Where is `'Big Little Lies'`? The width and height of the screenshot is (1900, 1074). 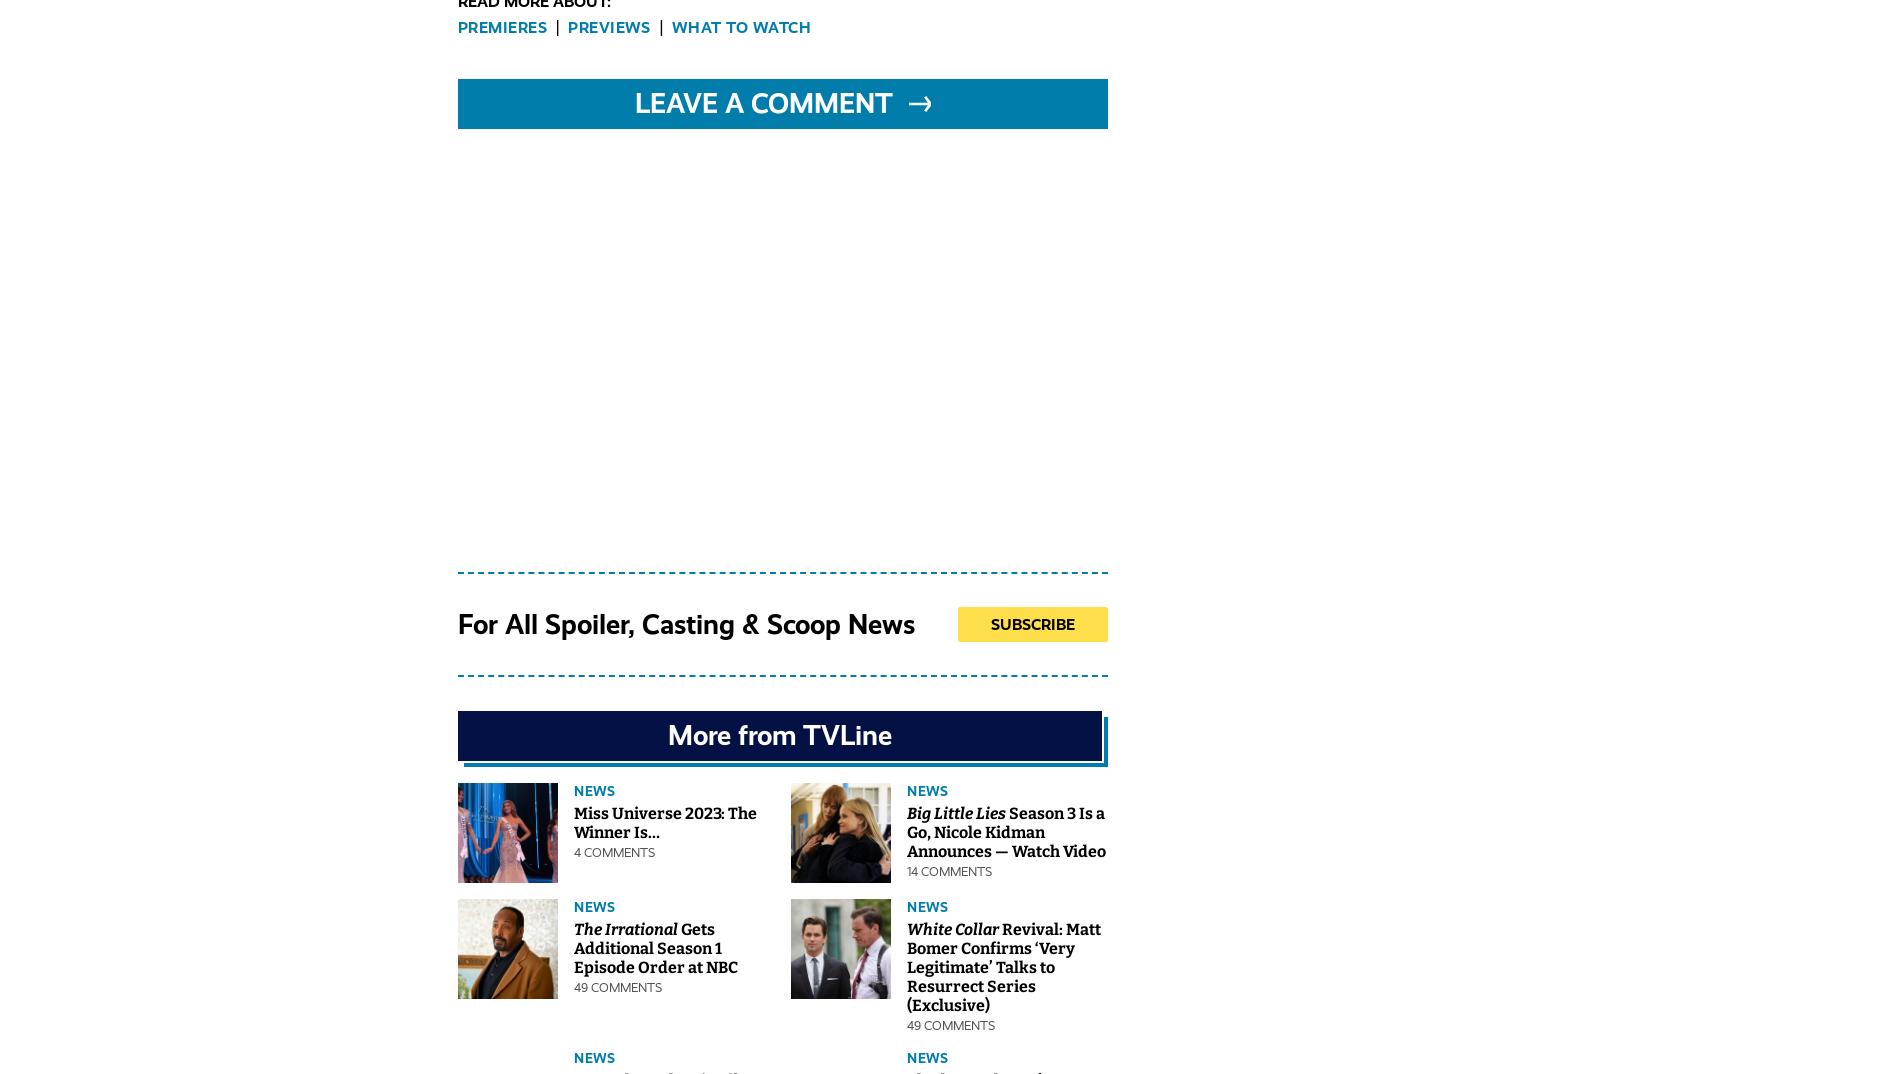 'Big Little Lies' is located at coordinates (956, 813).